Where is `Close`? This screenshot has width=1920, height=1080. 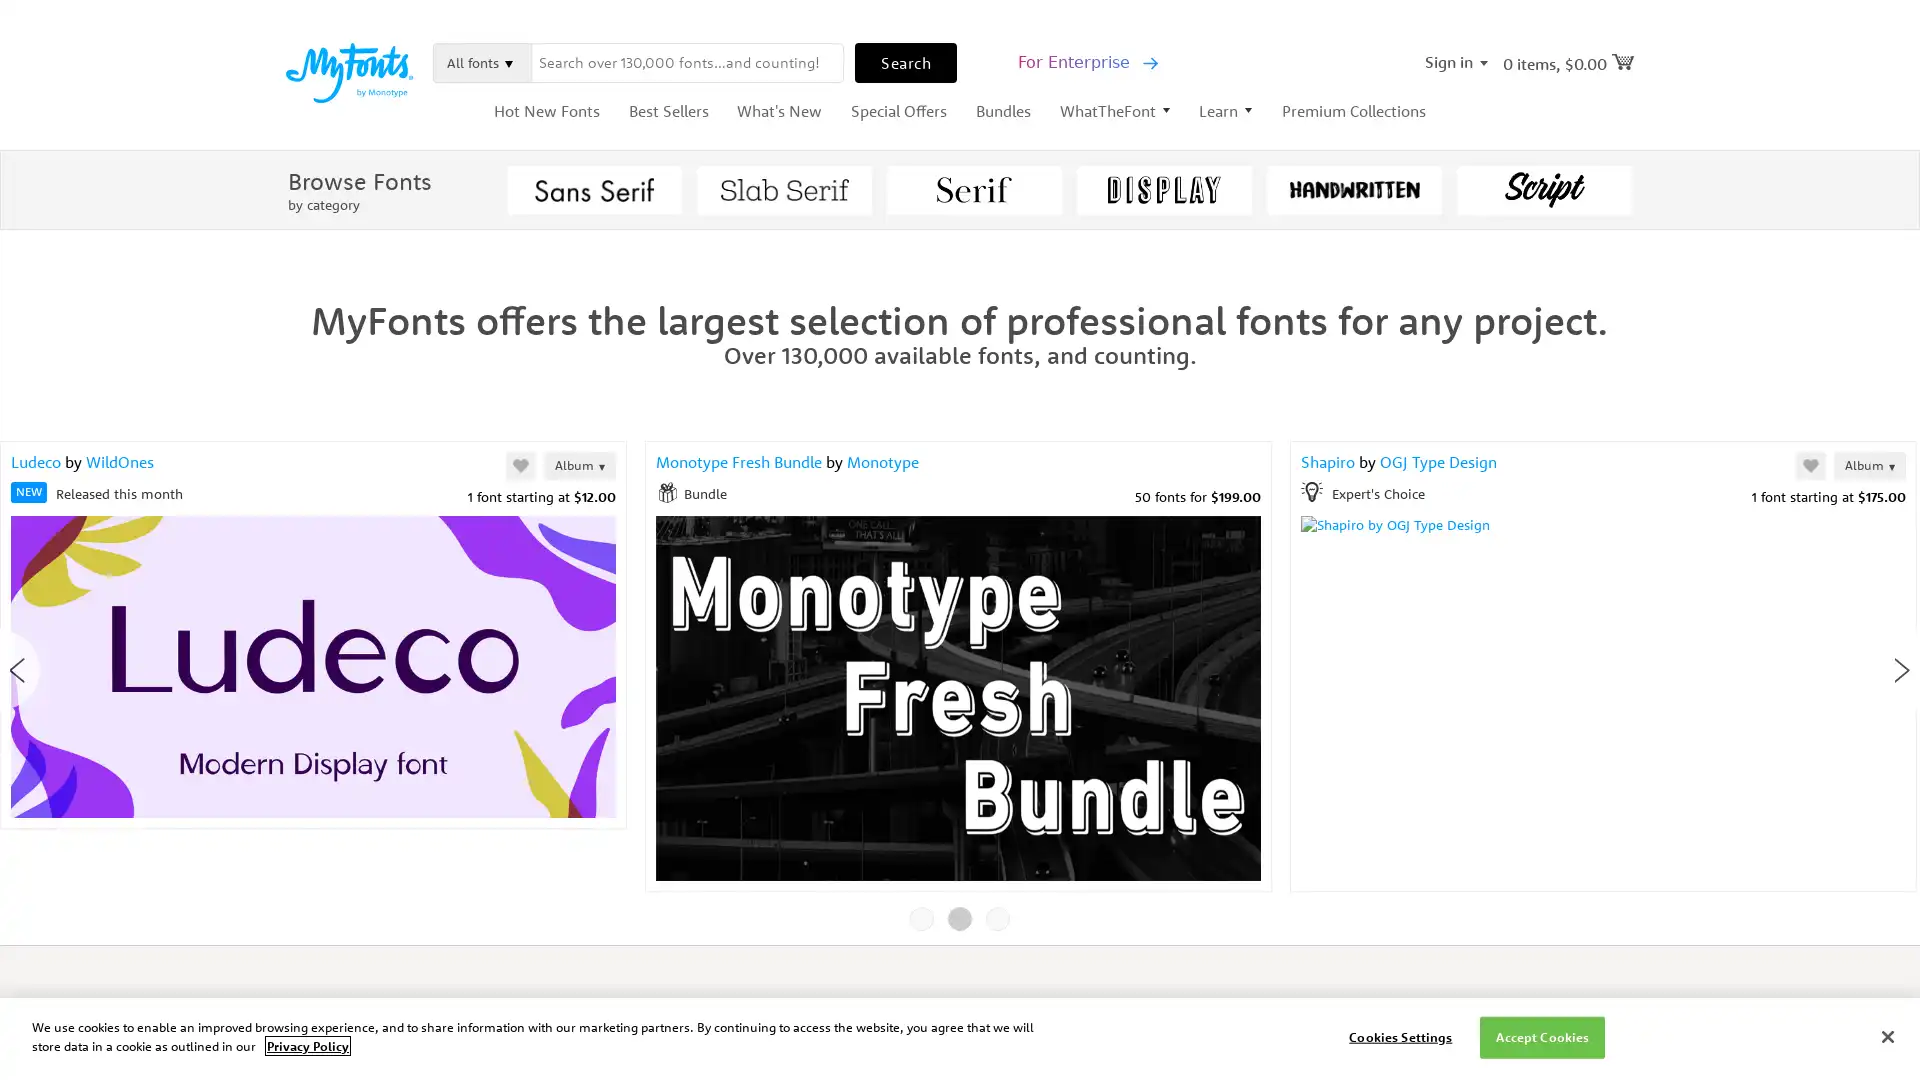
Close is located at coordinates (1335, 144).